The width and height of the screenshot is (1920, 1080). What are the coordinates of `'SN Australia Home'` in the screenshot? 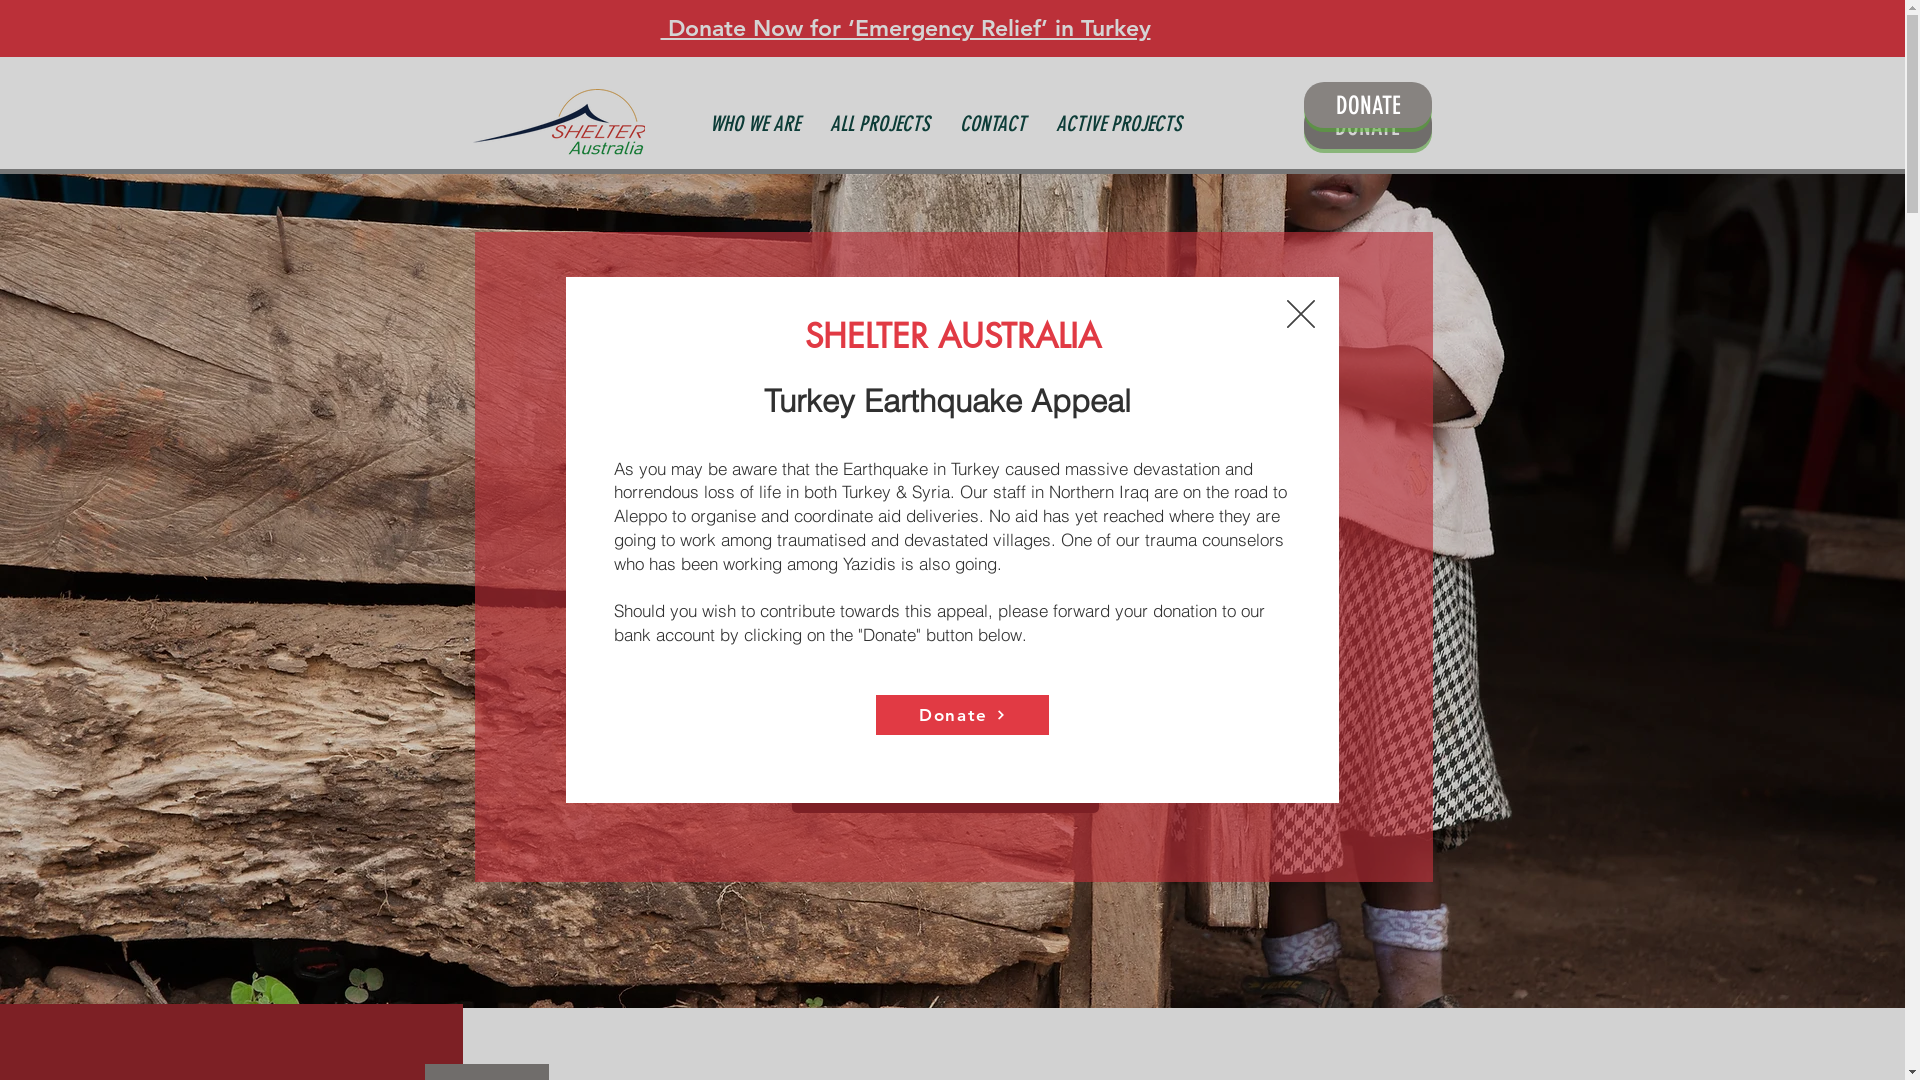 It's located at (557, 123).